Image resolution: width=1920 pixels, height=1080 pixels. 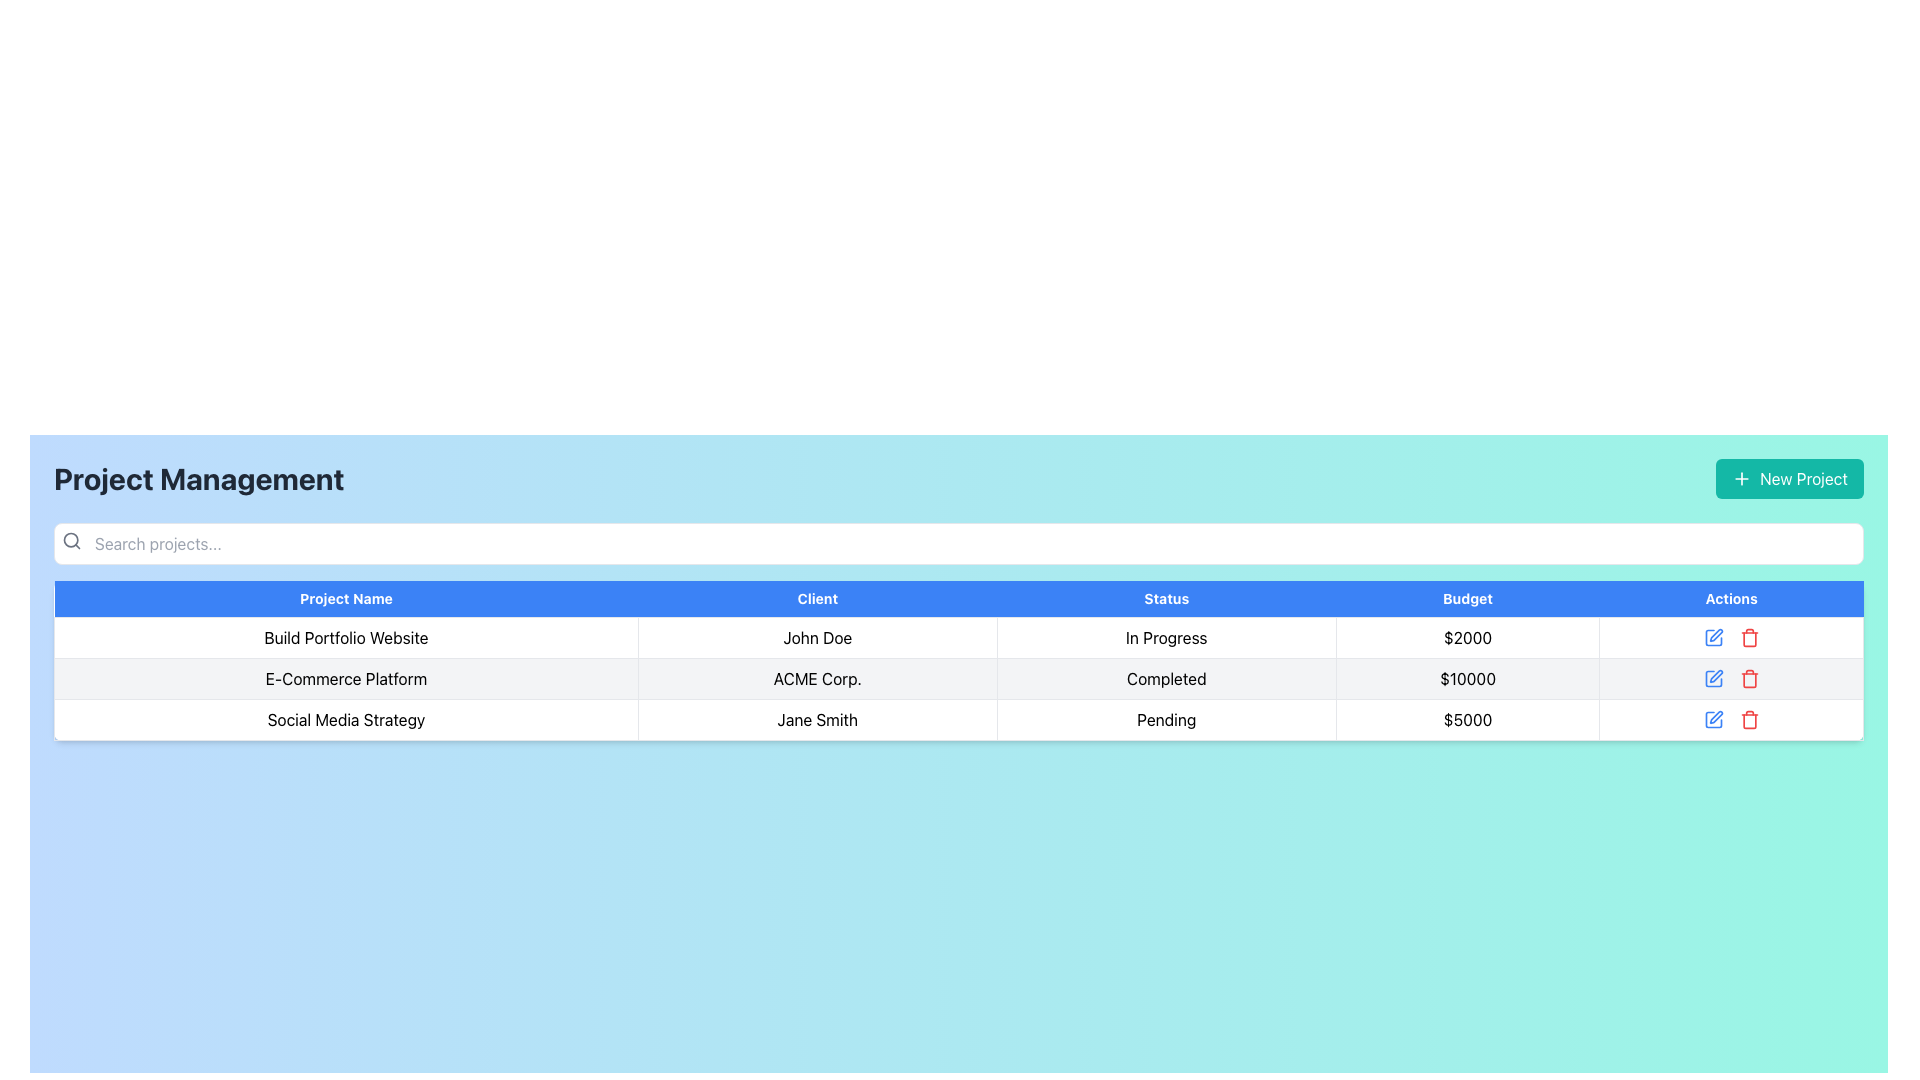 I want to click on the leftmost icon in the 'Actions' column for the 'Build Portfolio Website' project, so click(x=1715, y=635).